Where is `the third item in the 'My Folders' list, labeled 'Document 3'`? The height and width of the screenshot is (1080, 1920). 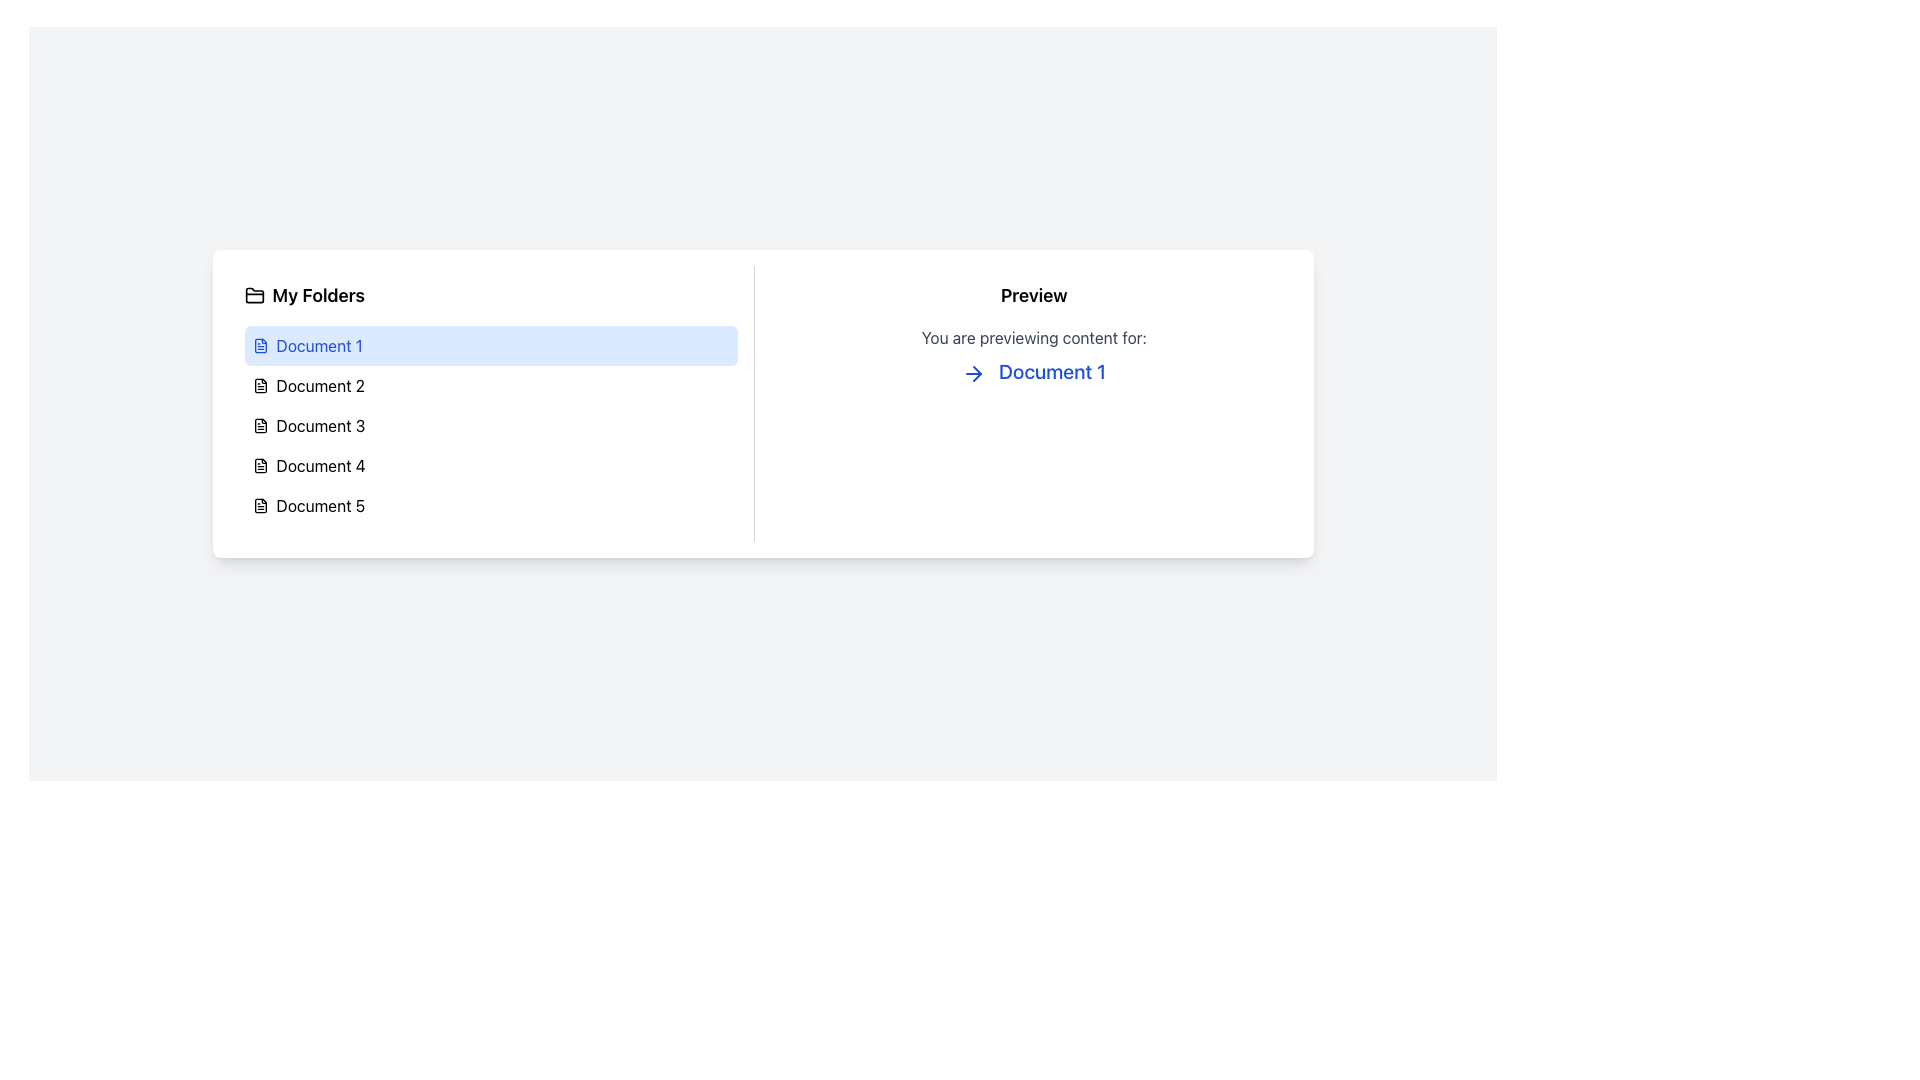
the third item in the 'My Folders' list, labeled 'Document 3' is located at coordinates (491, 424).